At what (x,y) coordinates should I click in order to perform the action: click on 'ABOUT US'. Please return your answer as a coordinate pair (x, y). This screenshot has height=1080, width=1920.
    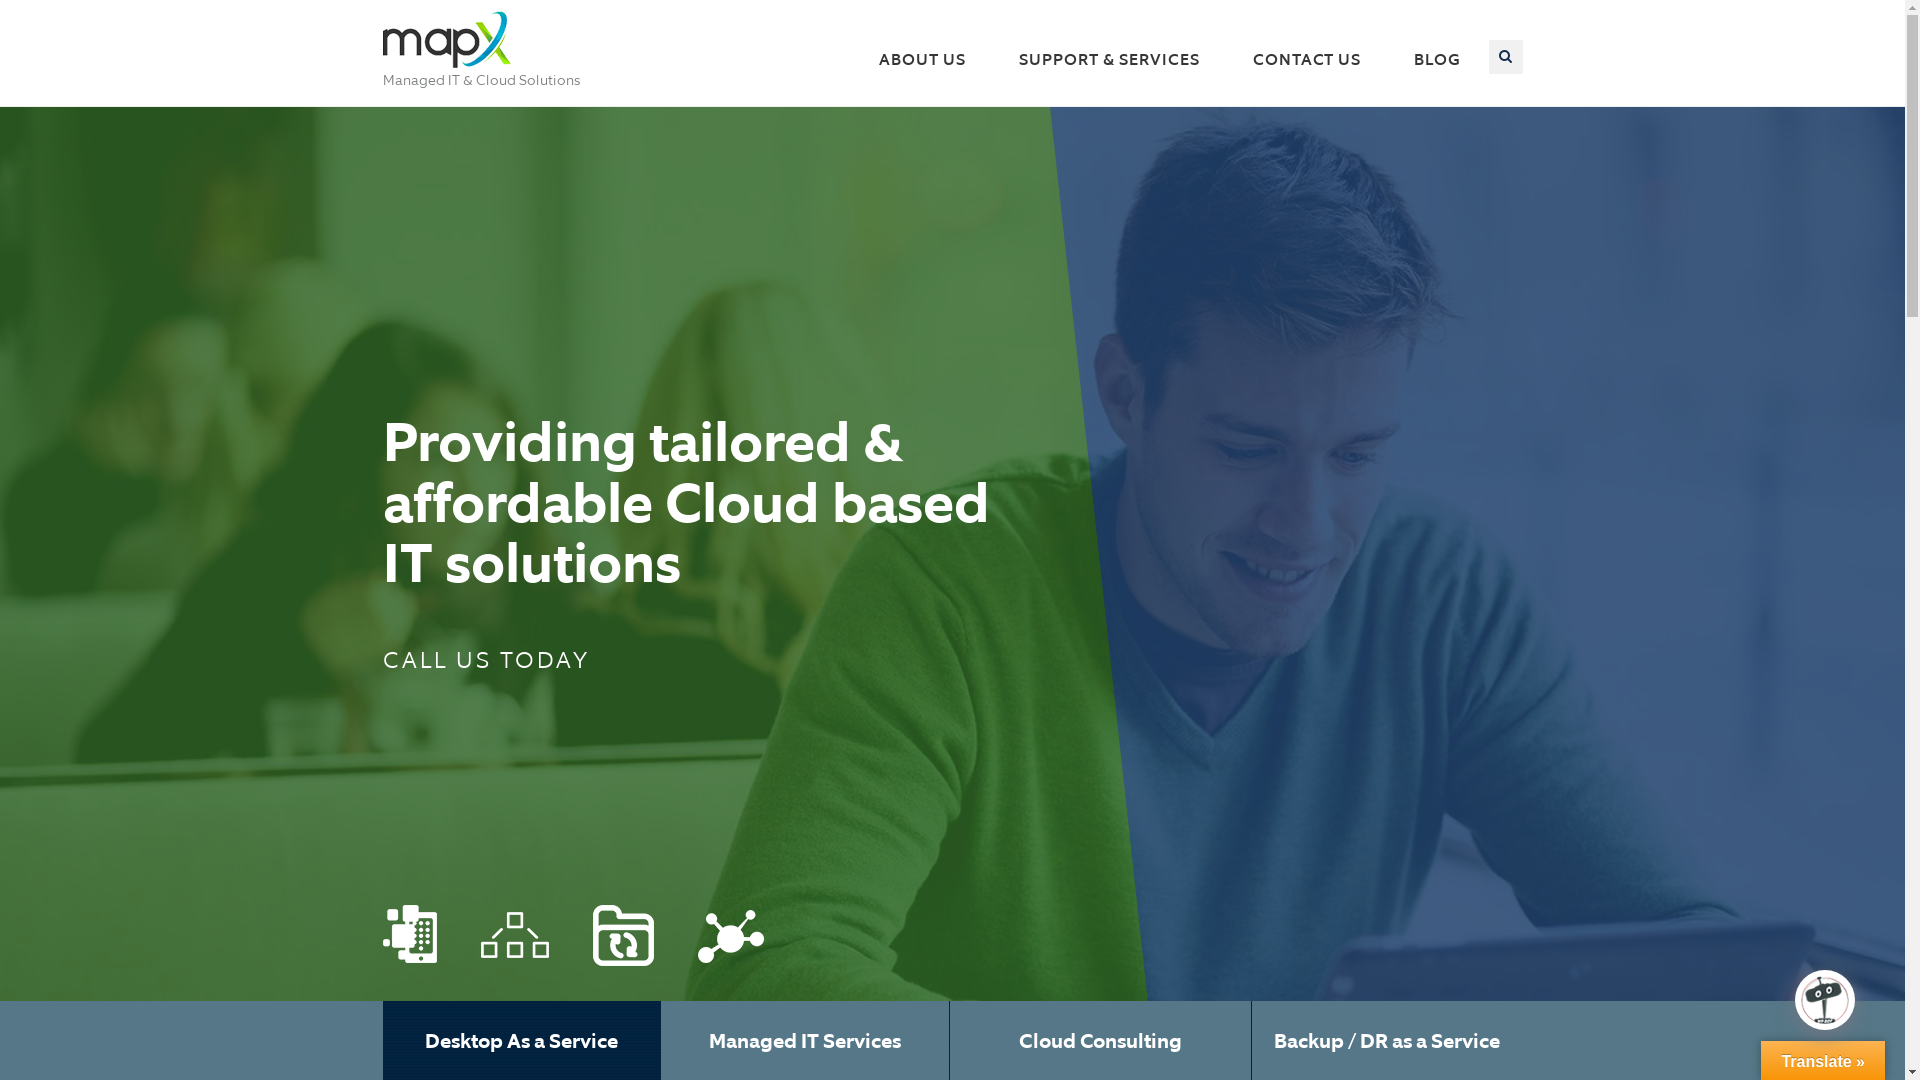
    Looking at the image, I should click on (854, 58).